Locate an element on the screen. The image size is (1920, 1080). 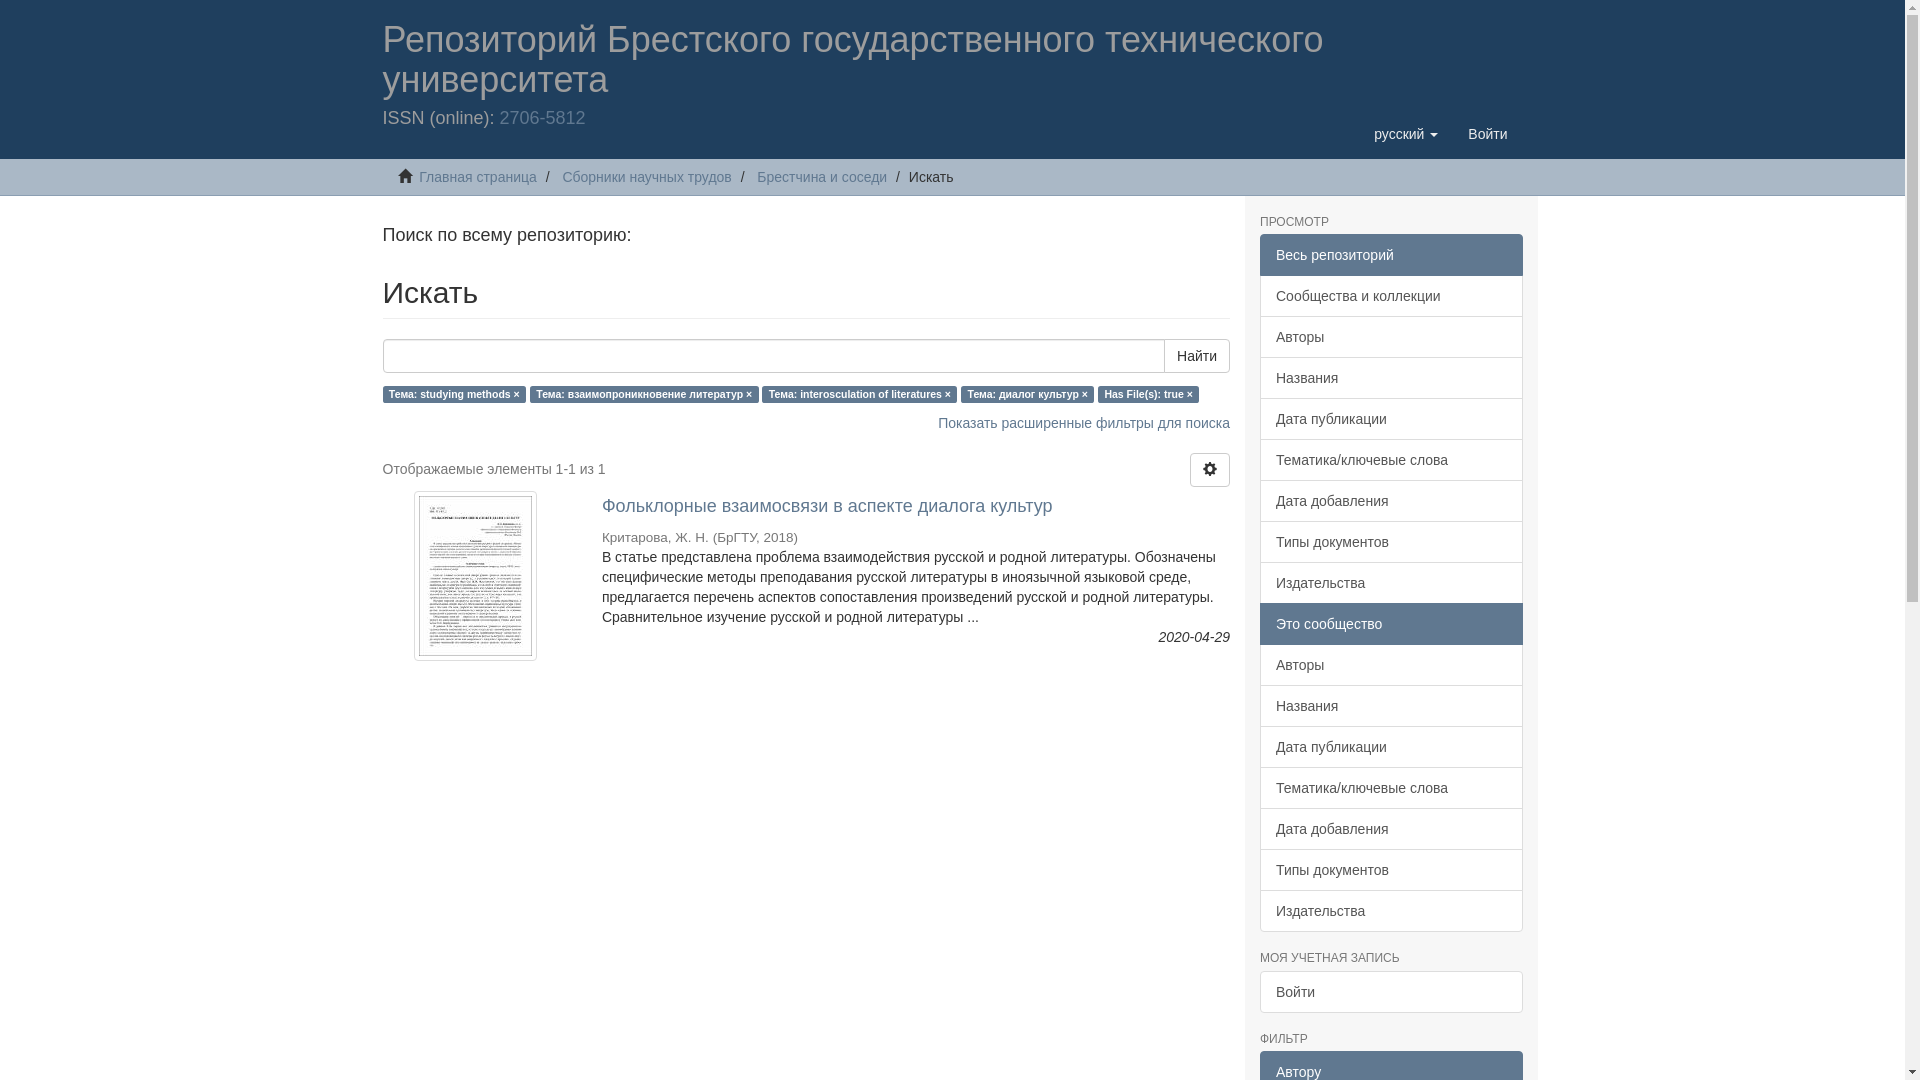
'2706-5812' is located at coordinates (542, 118).